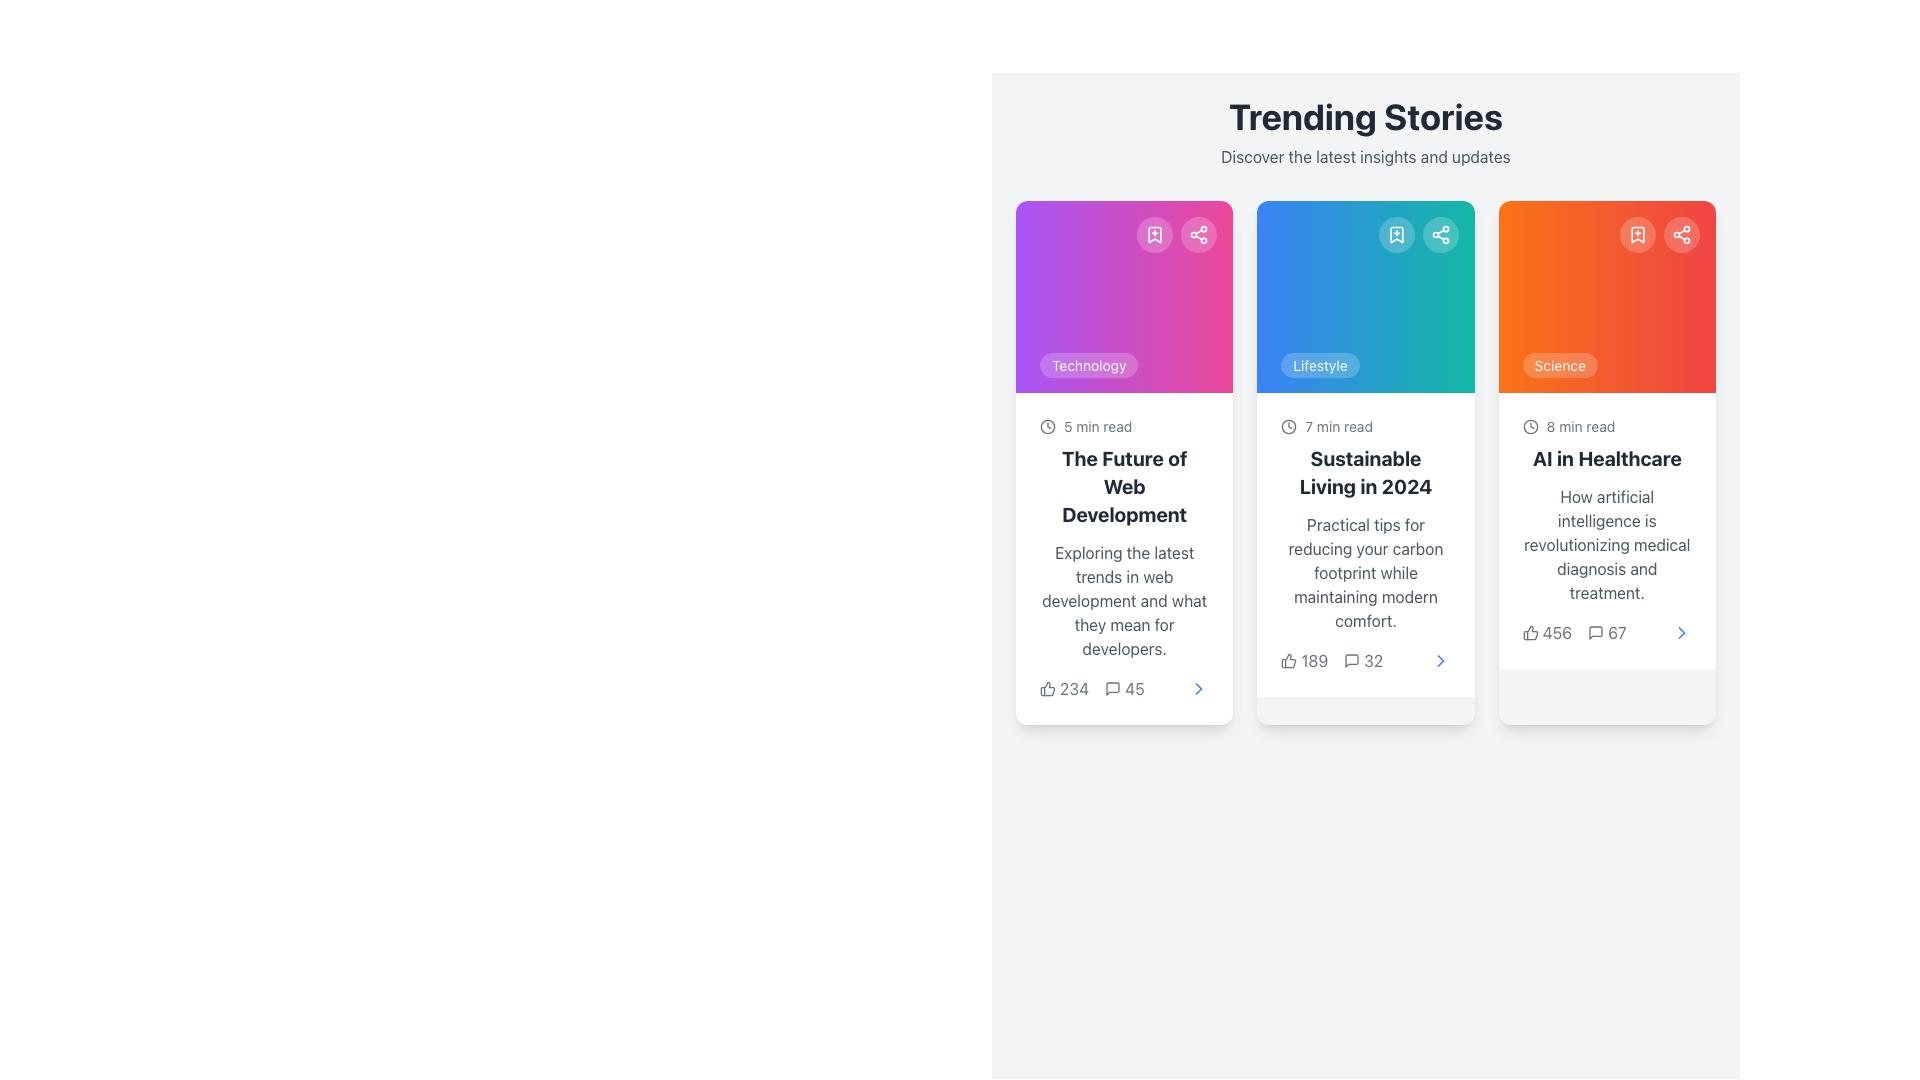  Describe the element at coordinates (1607, 544) in the screenshot. I see `the informational text block that provides a summary about 'AI in Healthcare', located in the third card below the header and above the icons and statistics` at that location.